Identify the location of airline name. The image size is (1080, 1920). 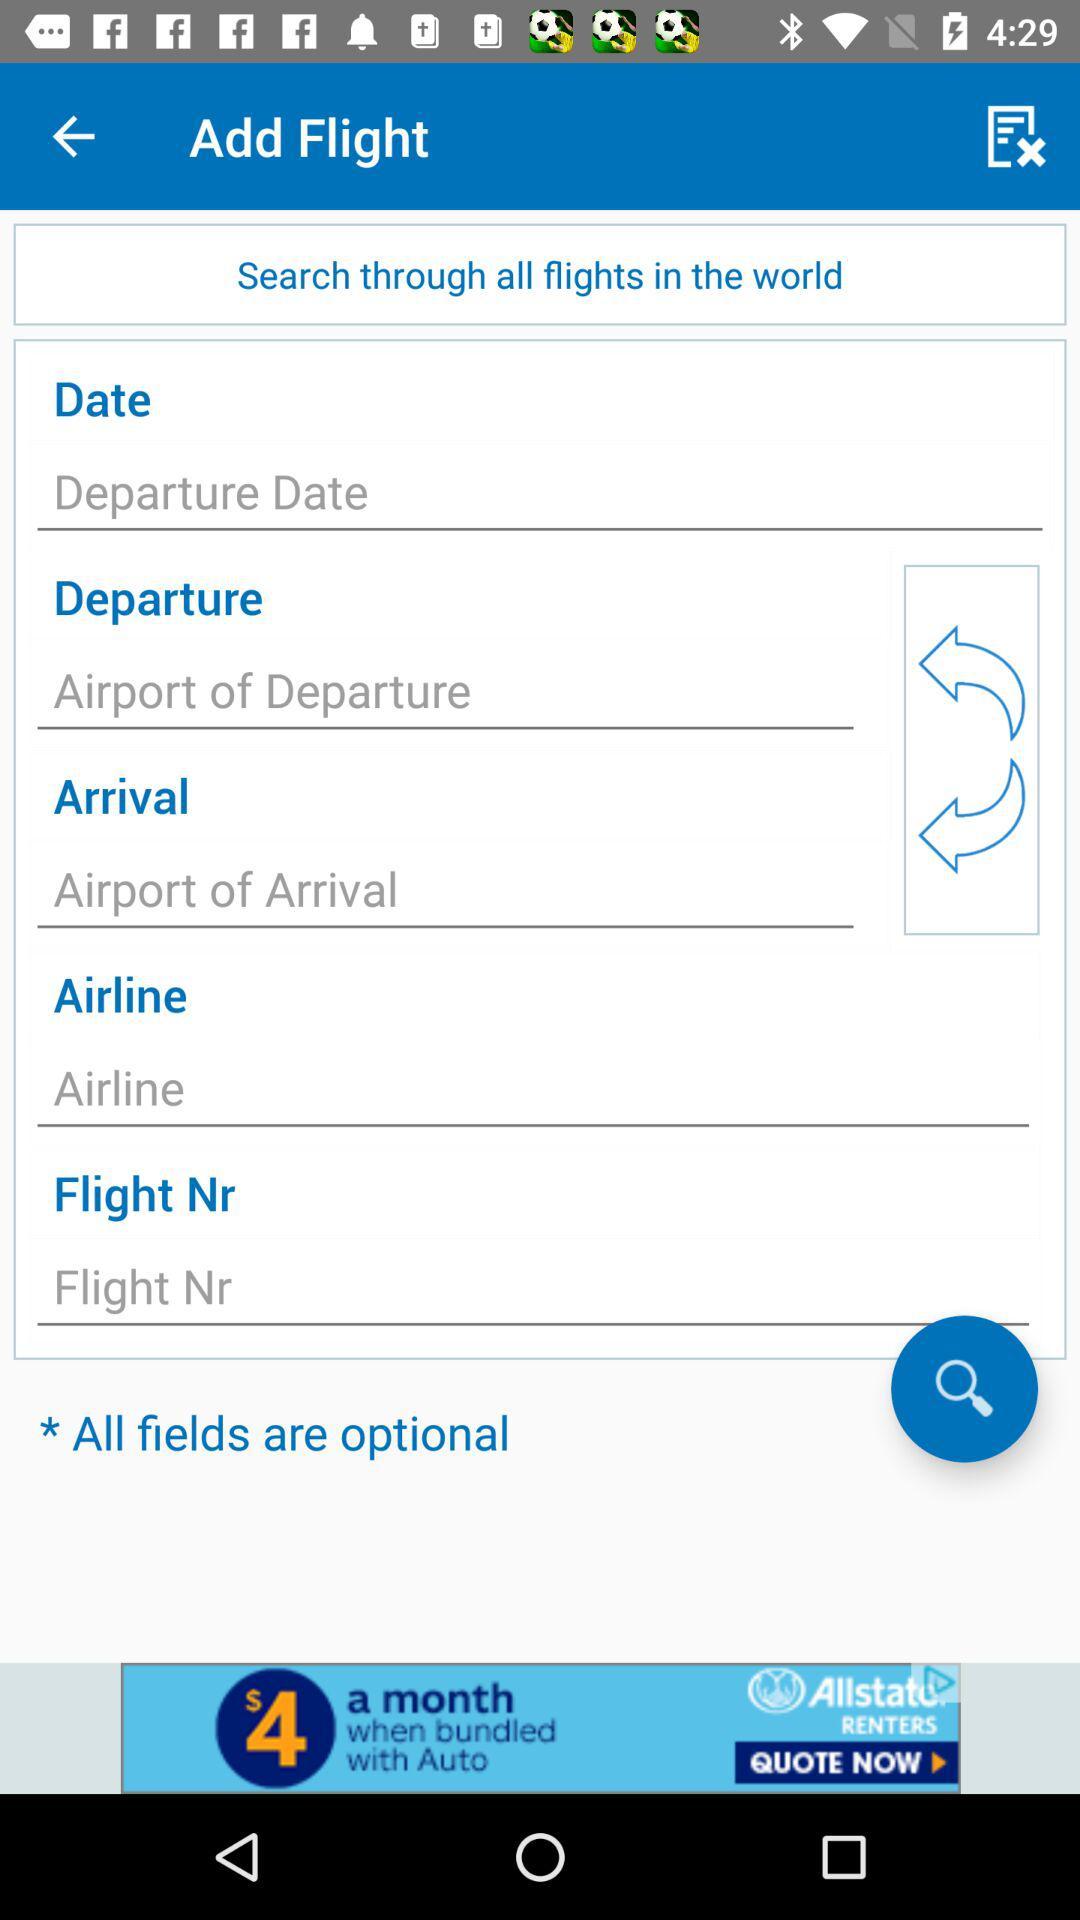
(532, 1092).